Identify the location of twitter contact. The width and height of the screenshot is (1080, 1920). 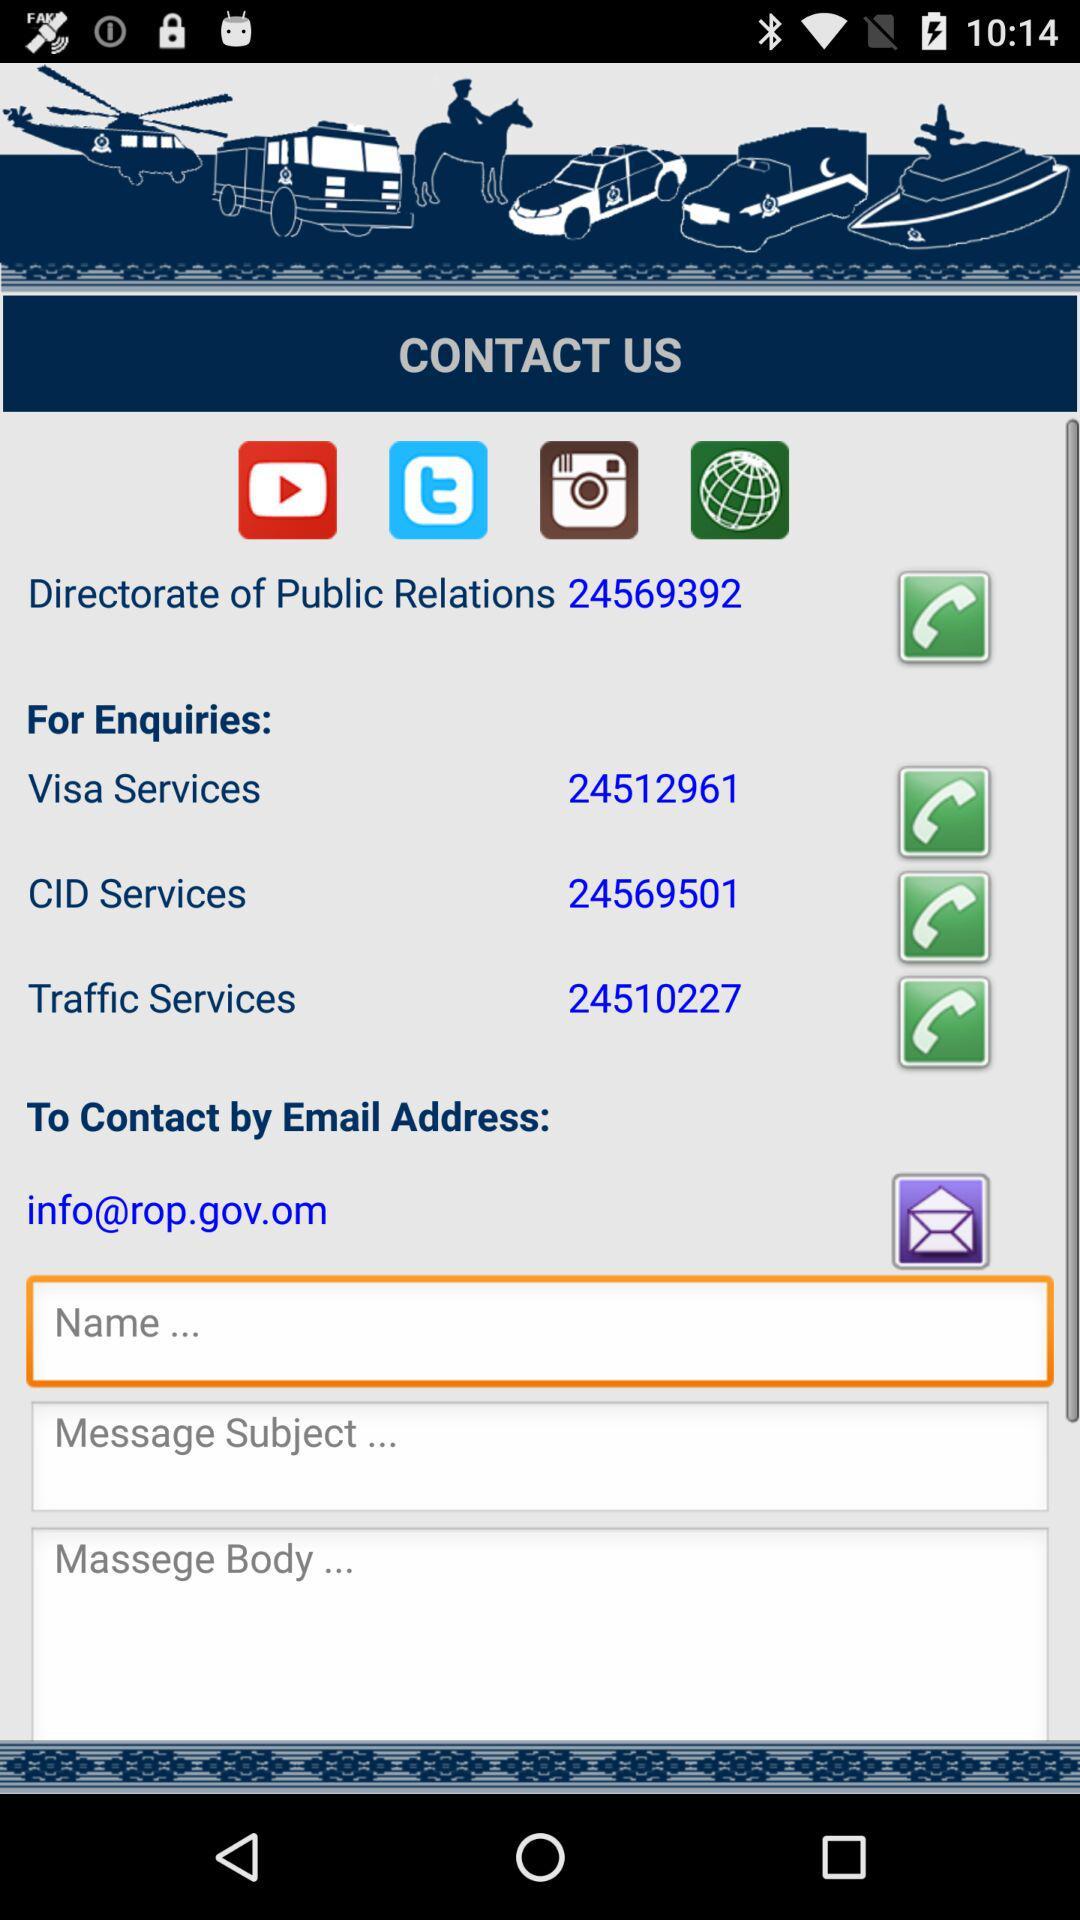
(437, 490).